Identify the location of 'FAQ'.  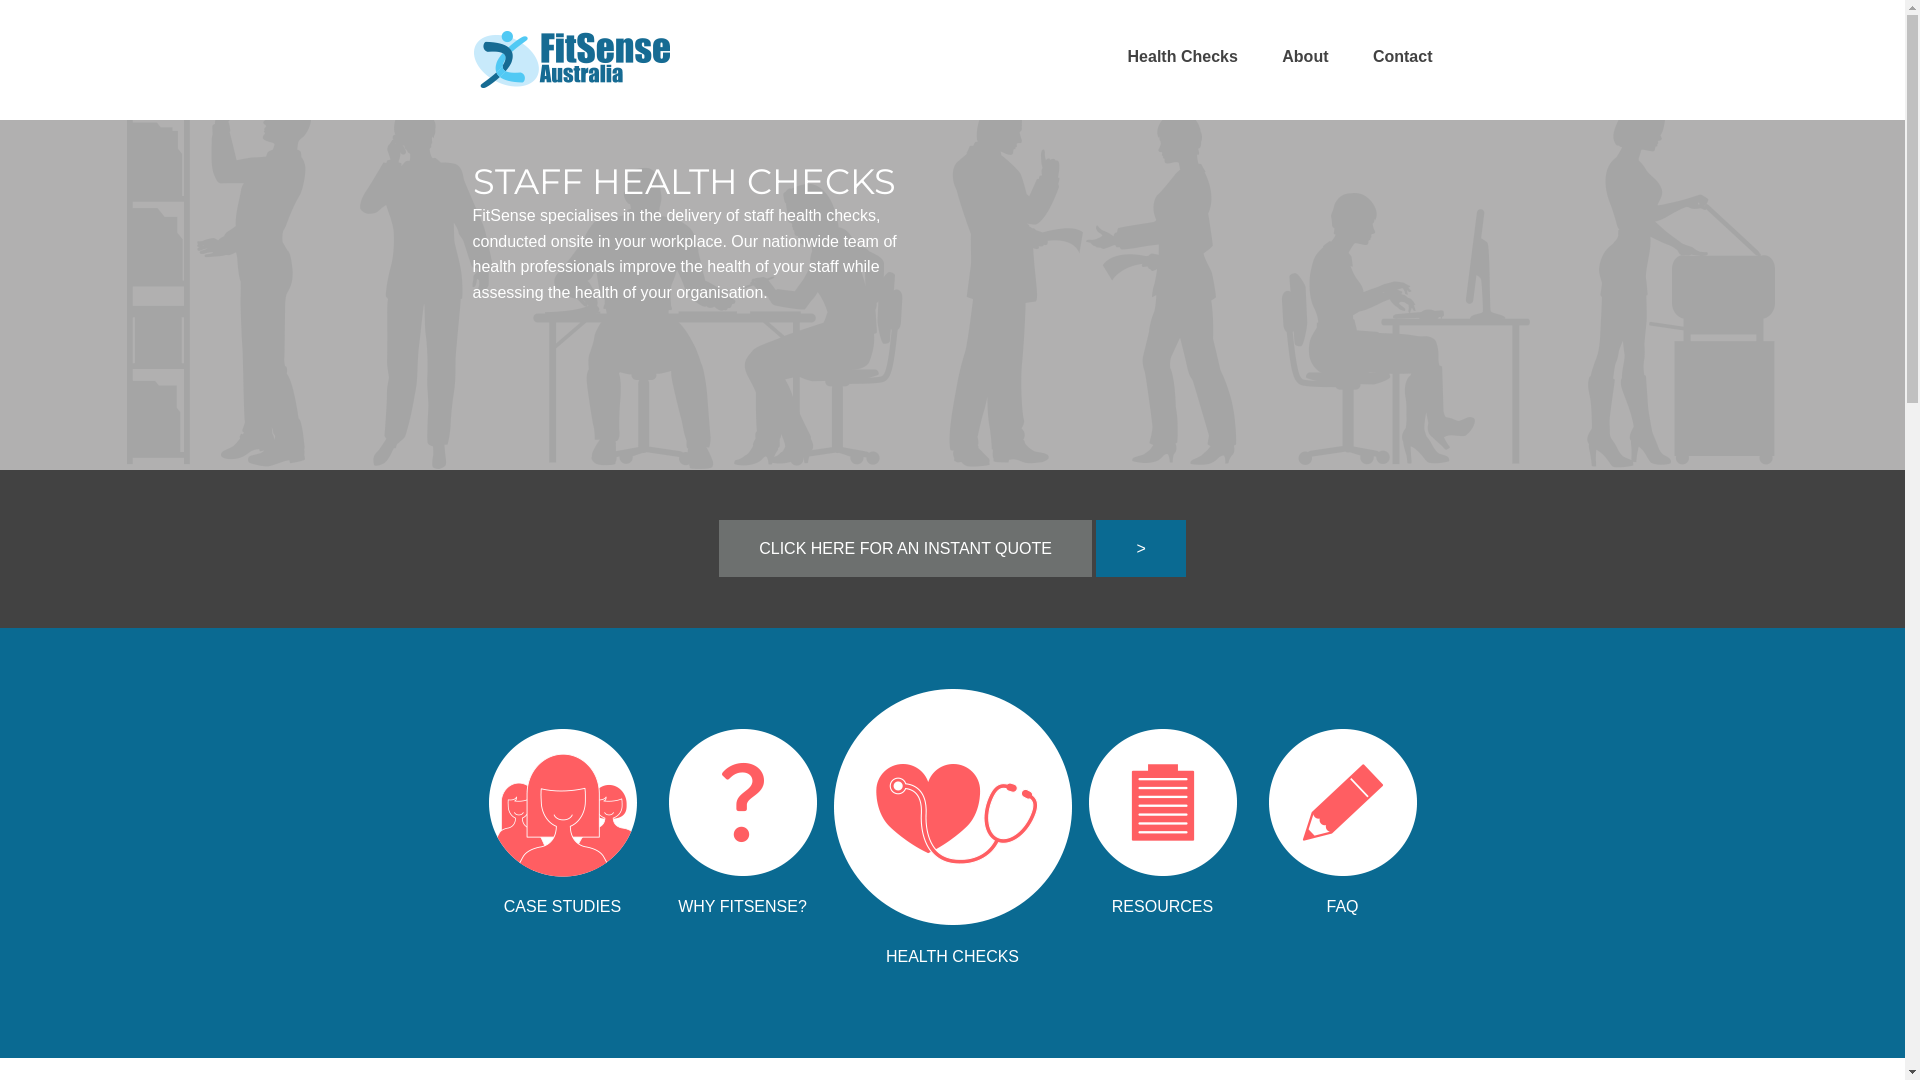
(1342, 811).